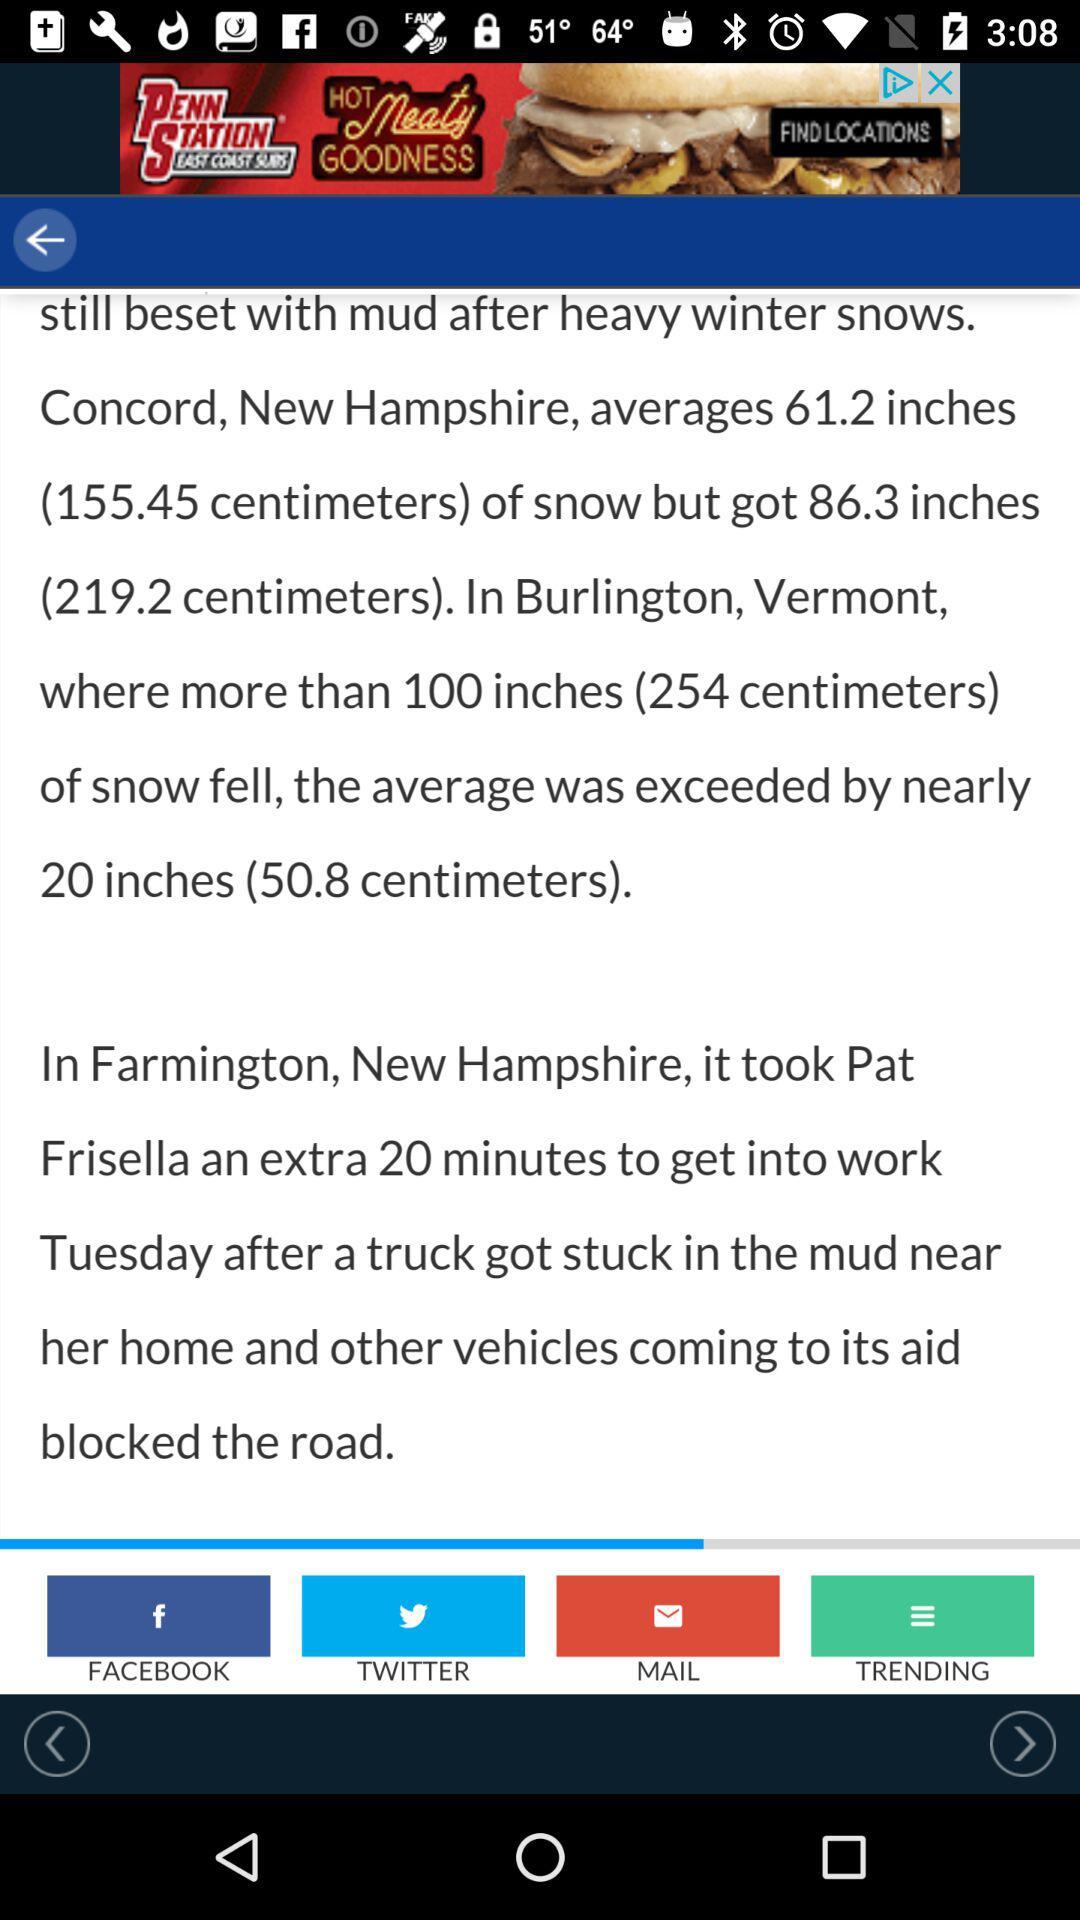  Describe the element at coordinates (131, 240) in the screenshot. I see `the arrow_backward icon` at that location.